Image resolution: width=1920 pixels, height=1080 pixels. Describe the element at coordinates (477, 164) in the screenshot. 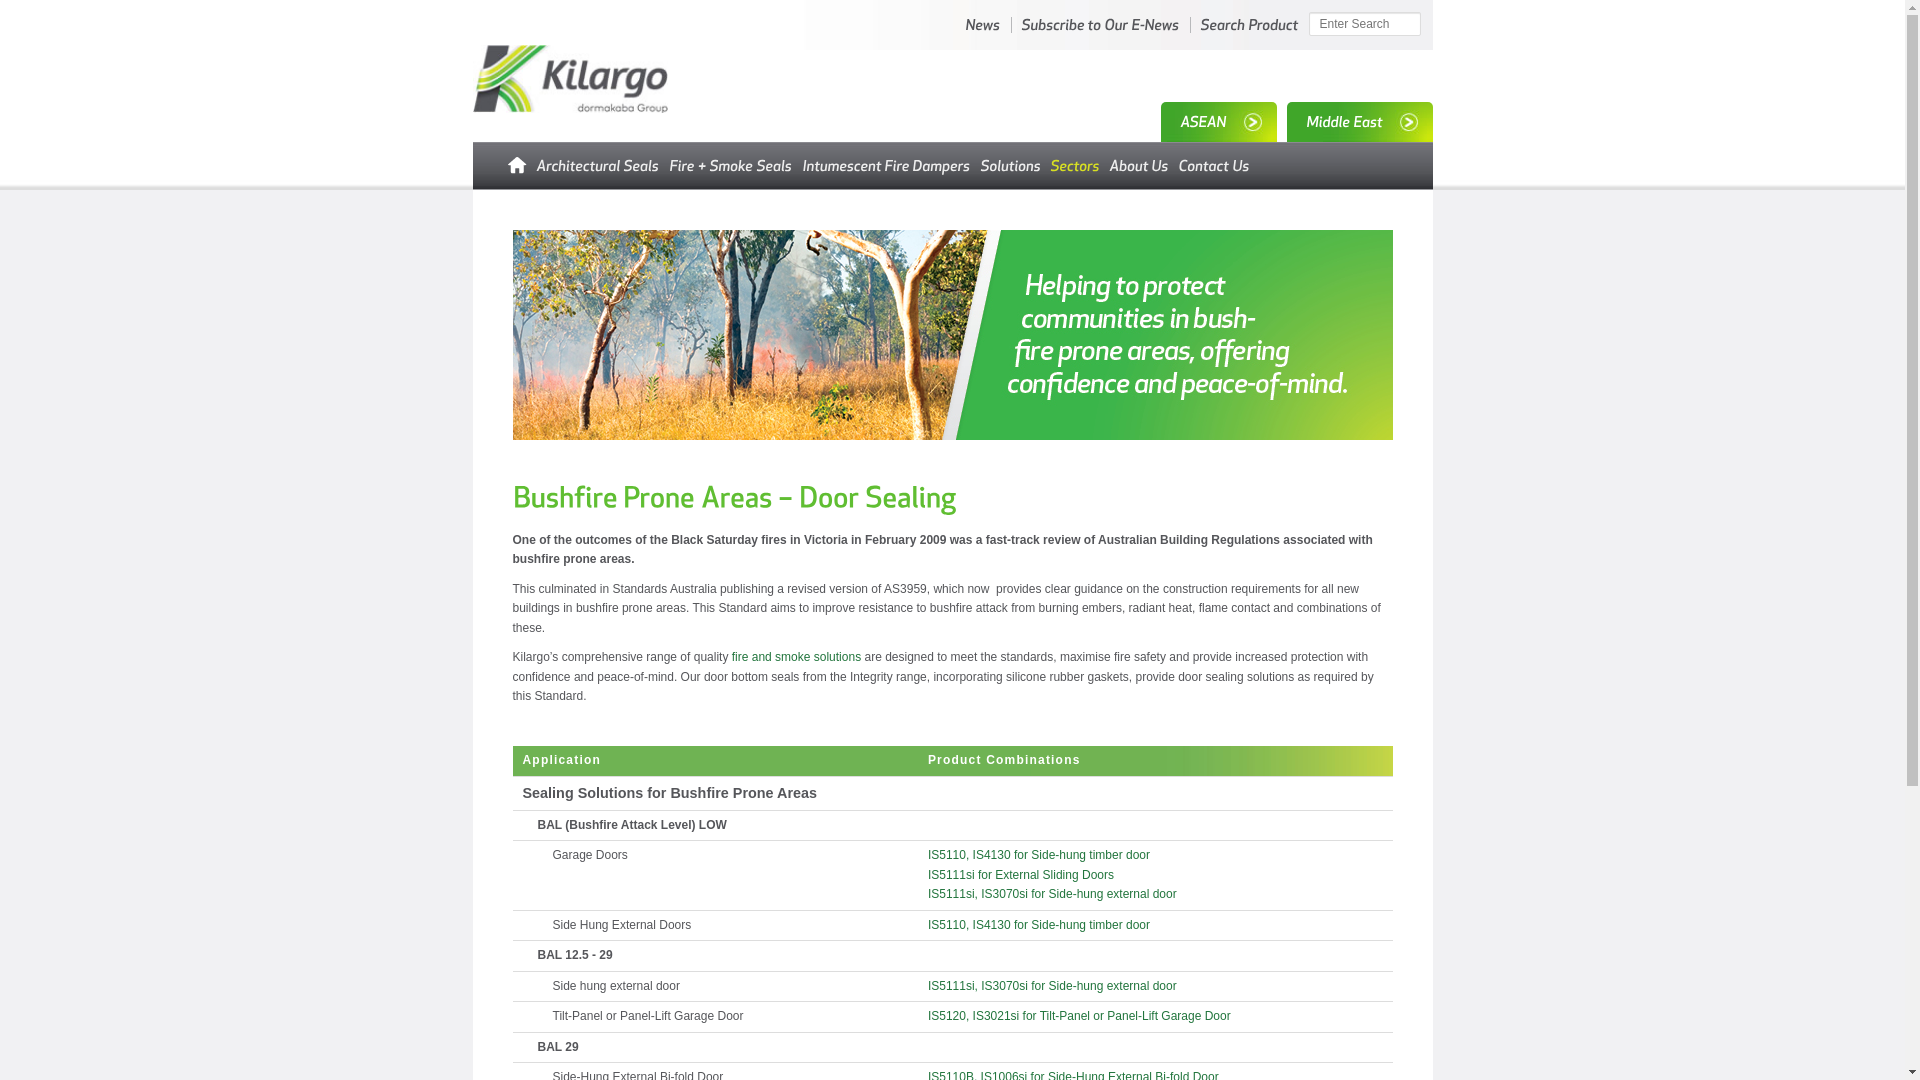

I see `'Home'` at that location.